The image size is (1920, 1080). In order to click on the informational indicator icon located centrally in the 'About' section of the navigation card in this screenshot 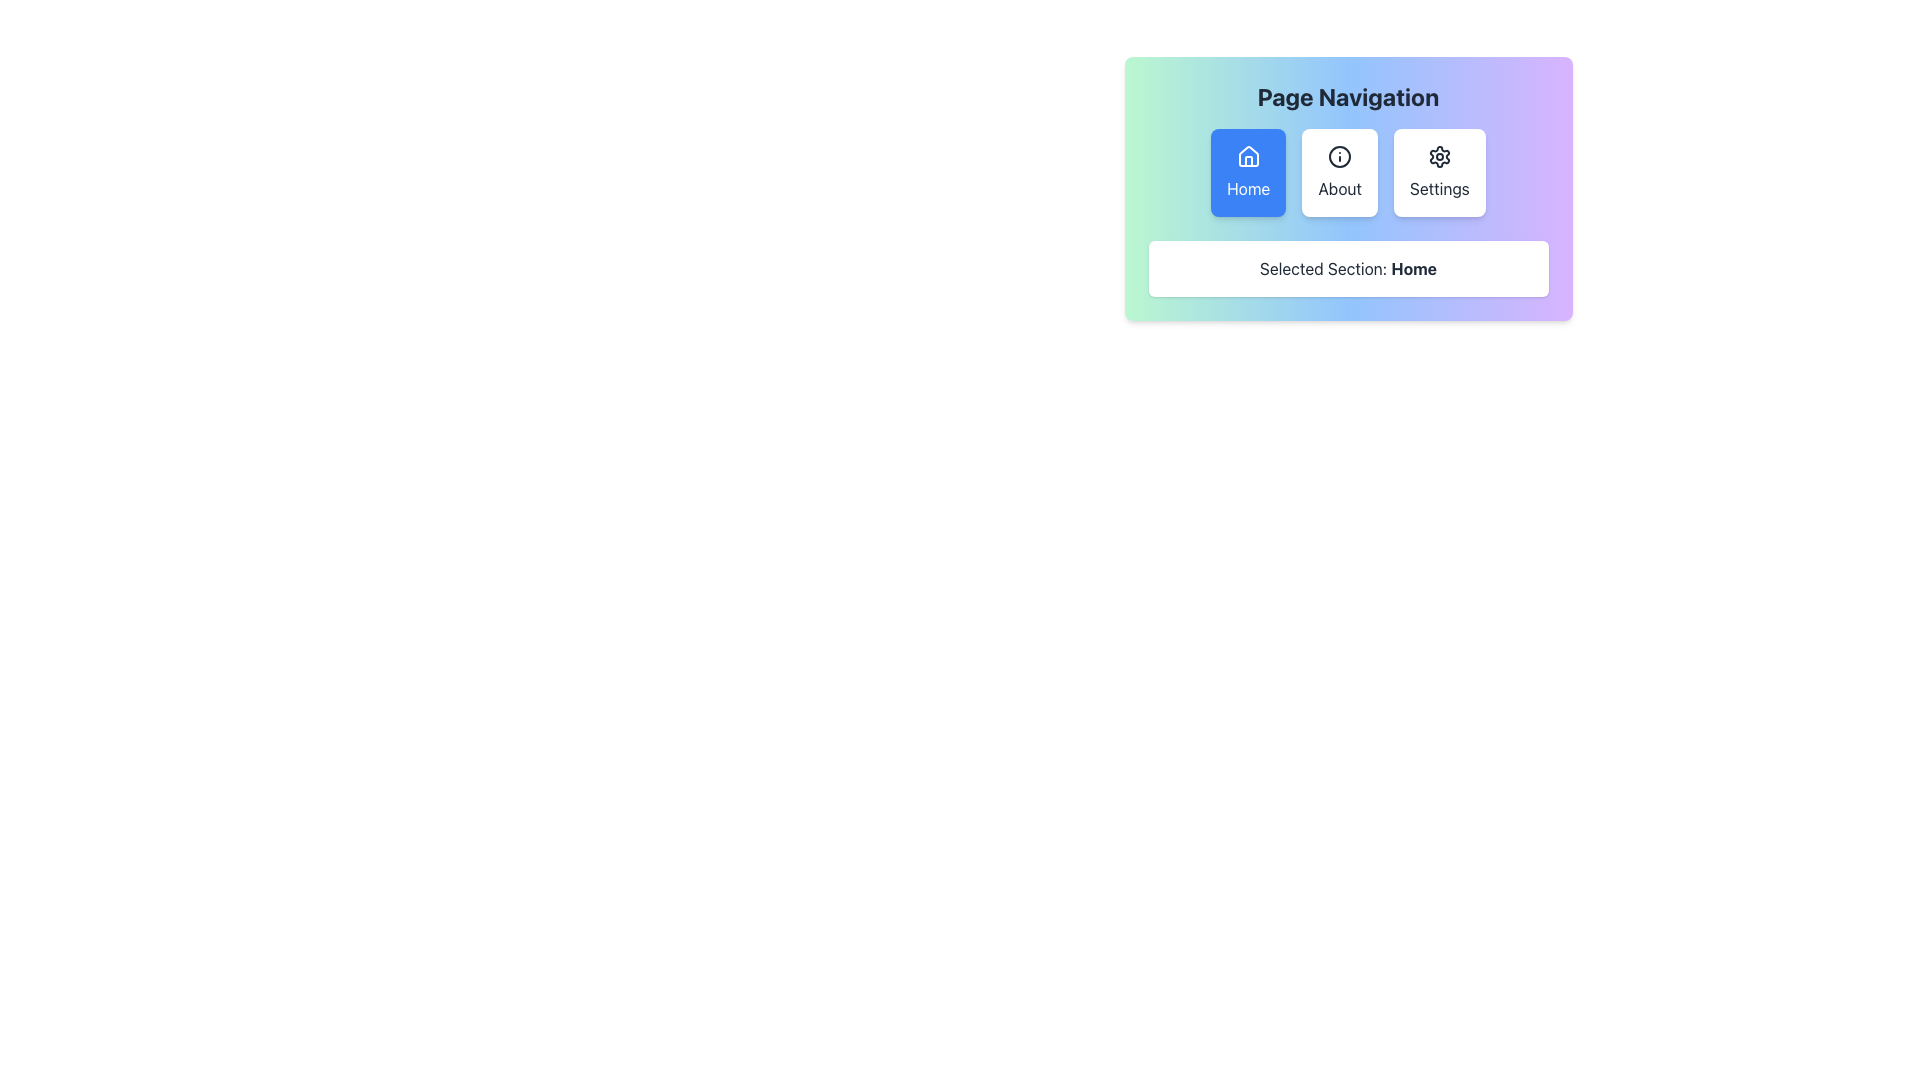, I will do `click(1340, 156)`.